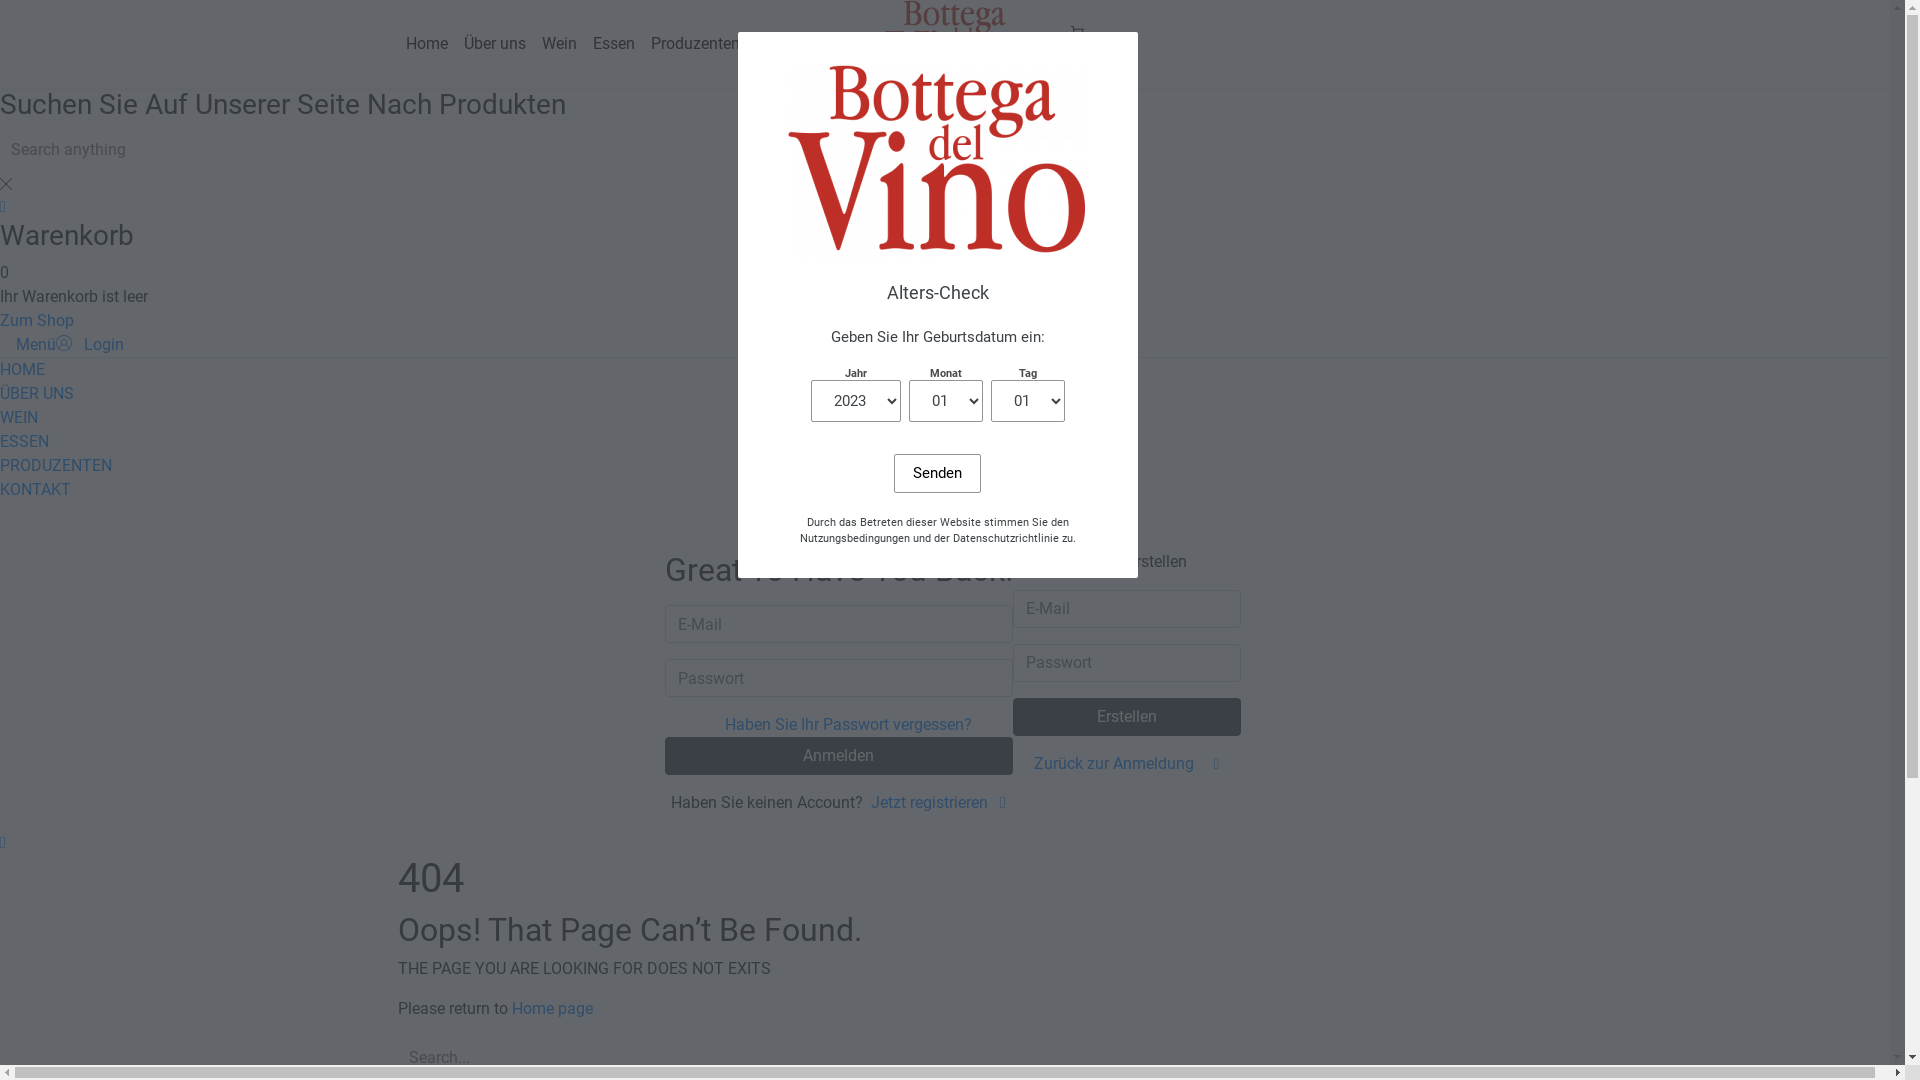  Describe the element at coordinates (782, 43) in the screenshot. I see `'Kontakt'` at that location.